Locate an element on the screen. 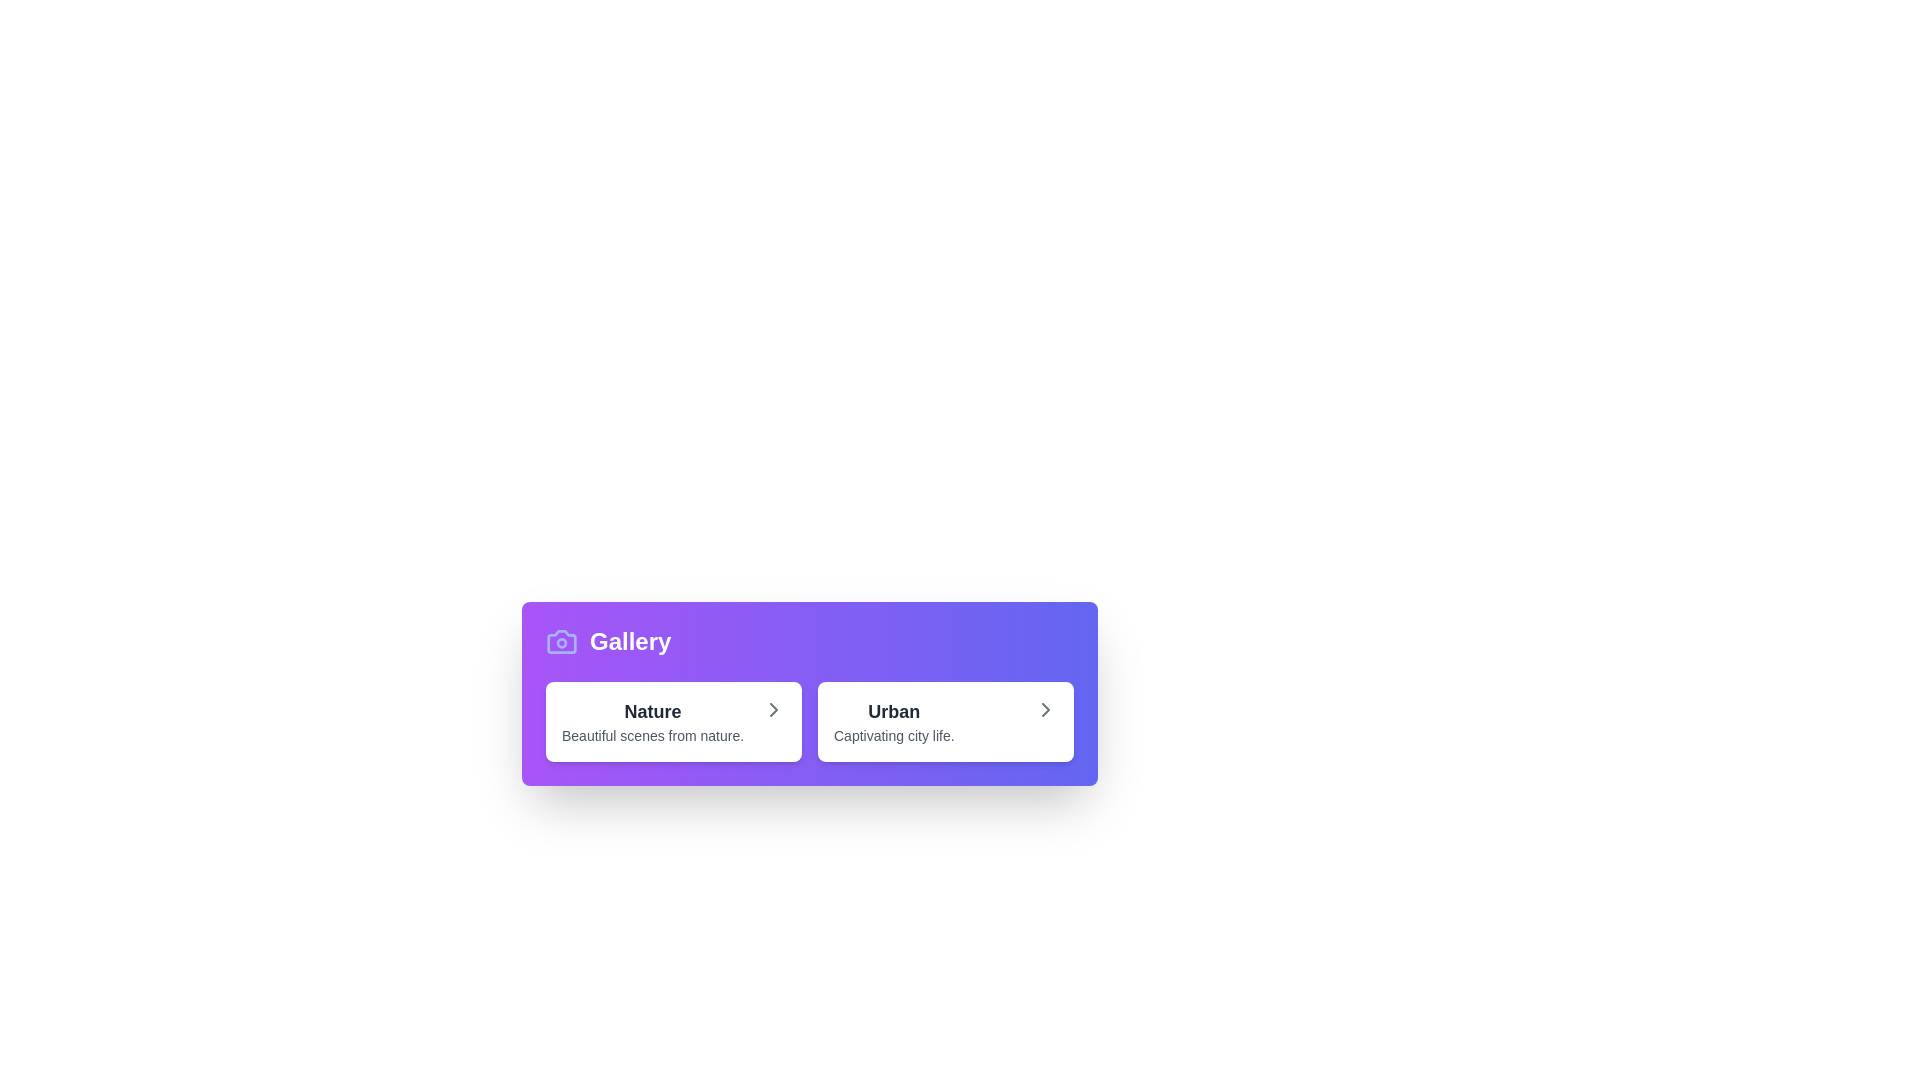  the text label 'Urban' which is styled in bold and large font, located at the top of the card on the right side of the panel labeled 'Gallery' is located at coordinates (893, 711).